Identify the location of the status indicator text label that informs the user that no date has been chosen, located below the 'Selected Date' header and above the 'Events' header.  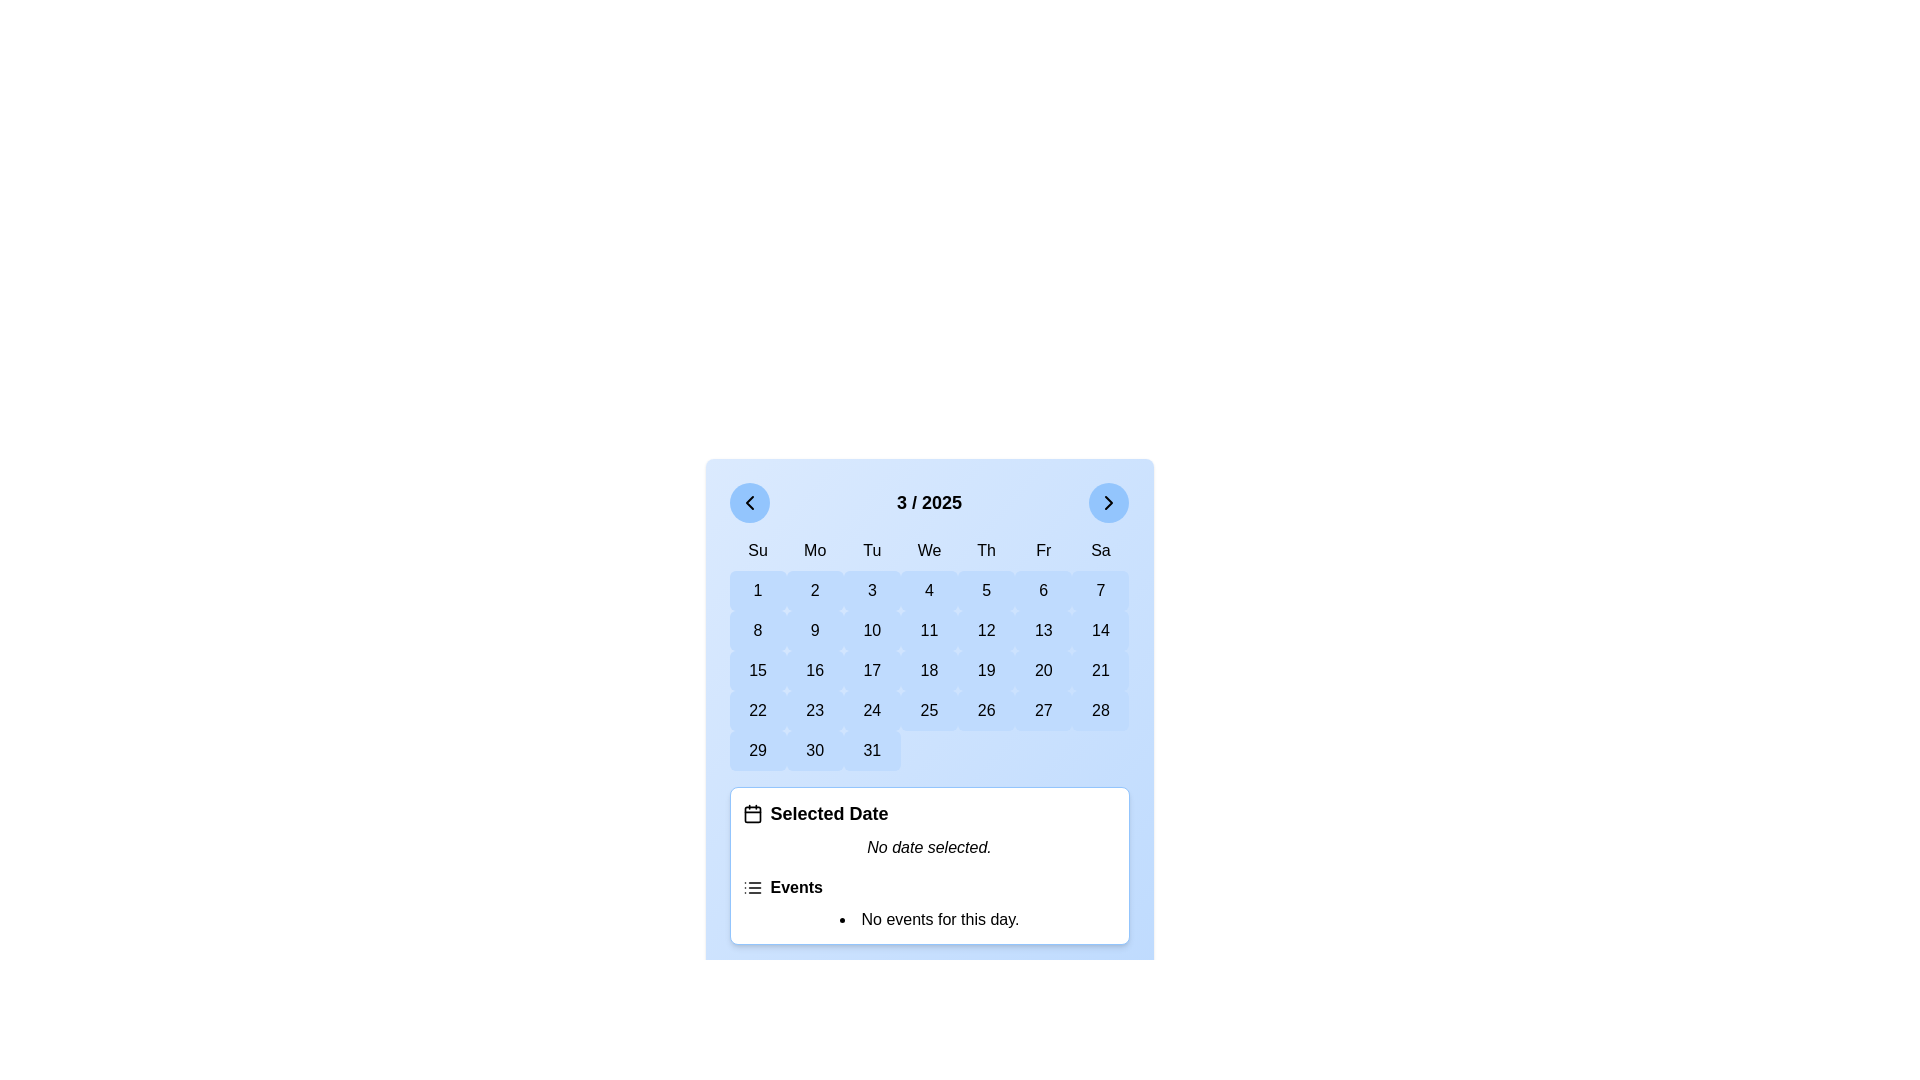
(928, 848).